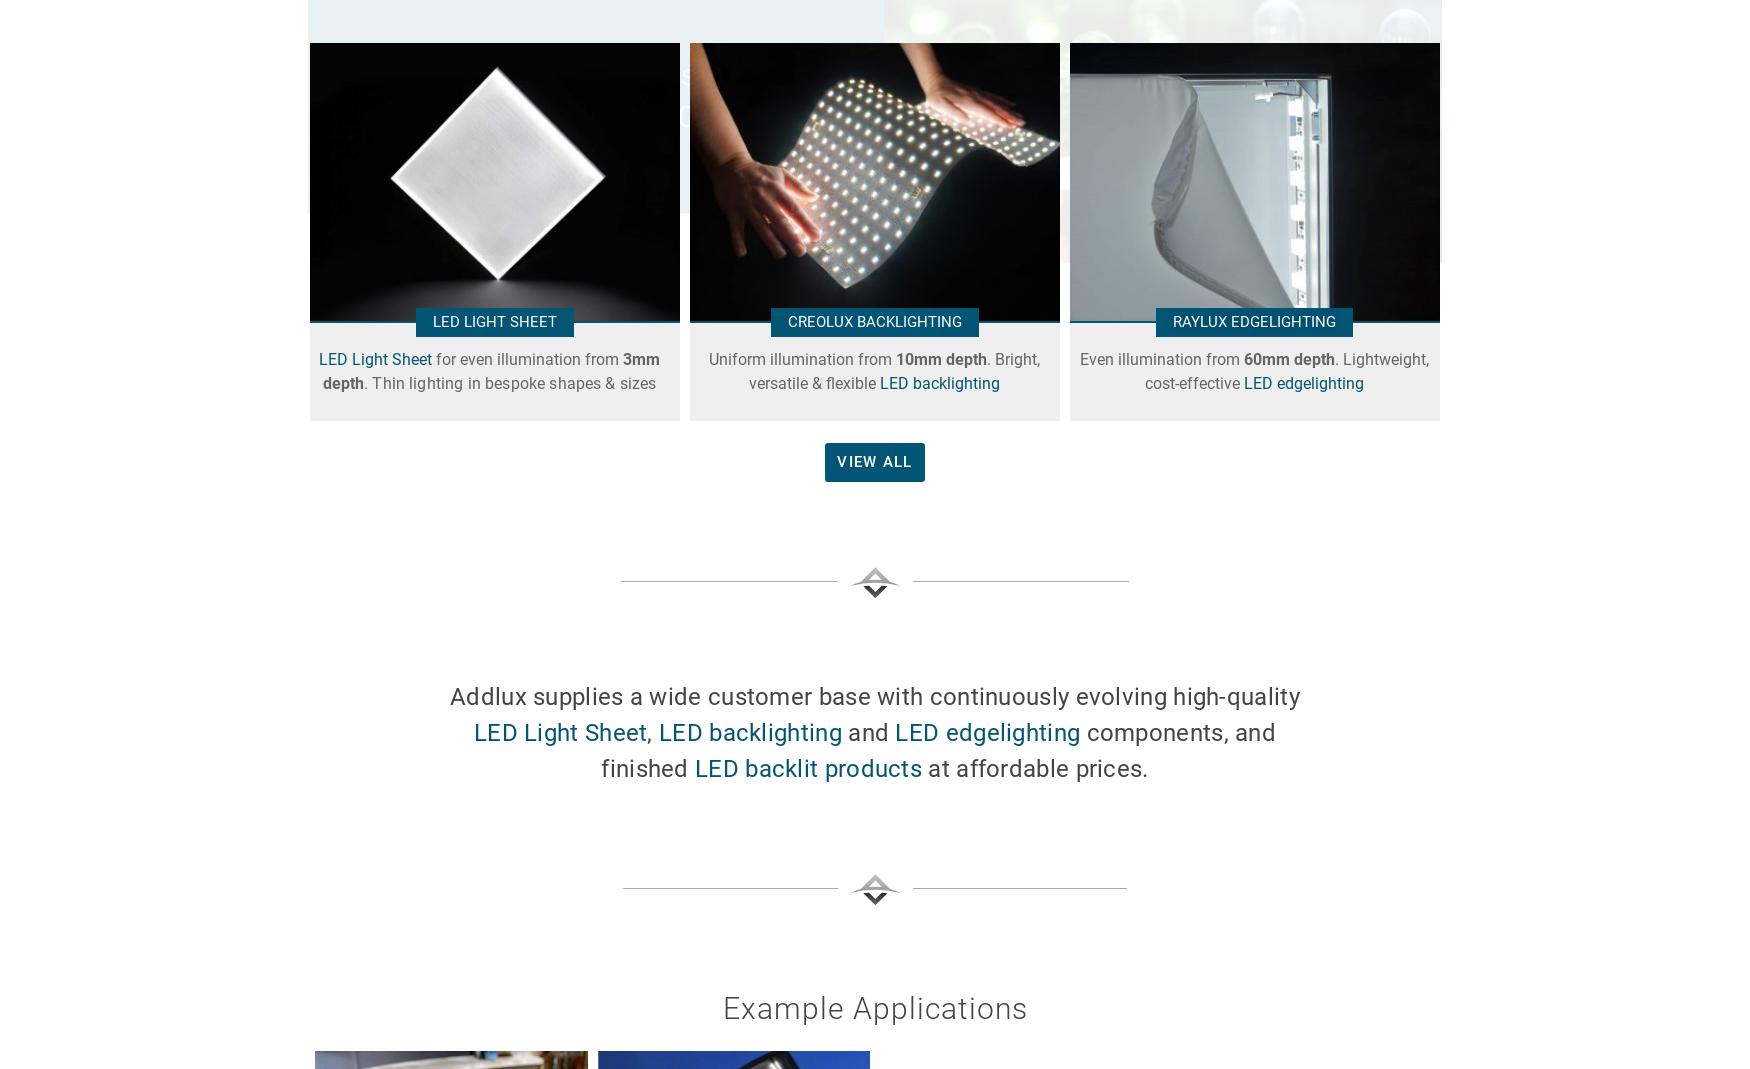 This screenshot has width=1750, height=1069. Describe the element at coordinates (837, 459) in the screenshot. I see `'VIEW ALL'` at that location.